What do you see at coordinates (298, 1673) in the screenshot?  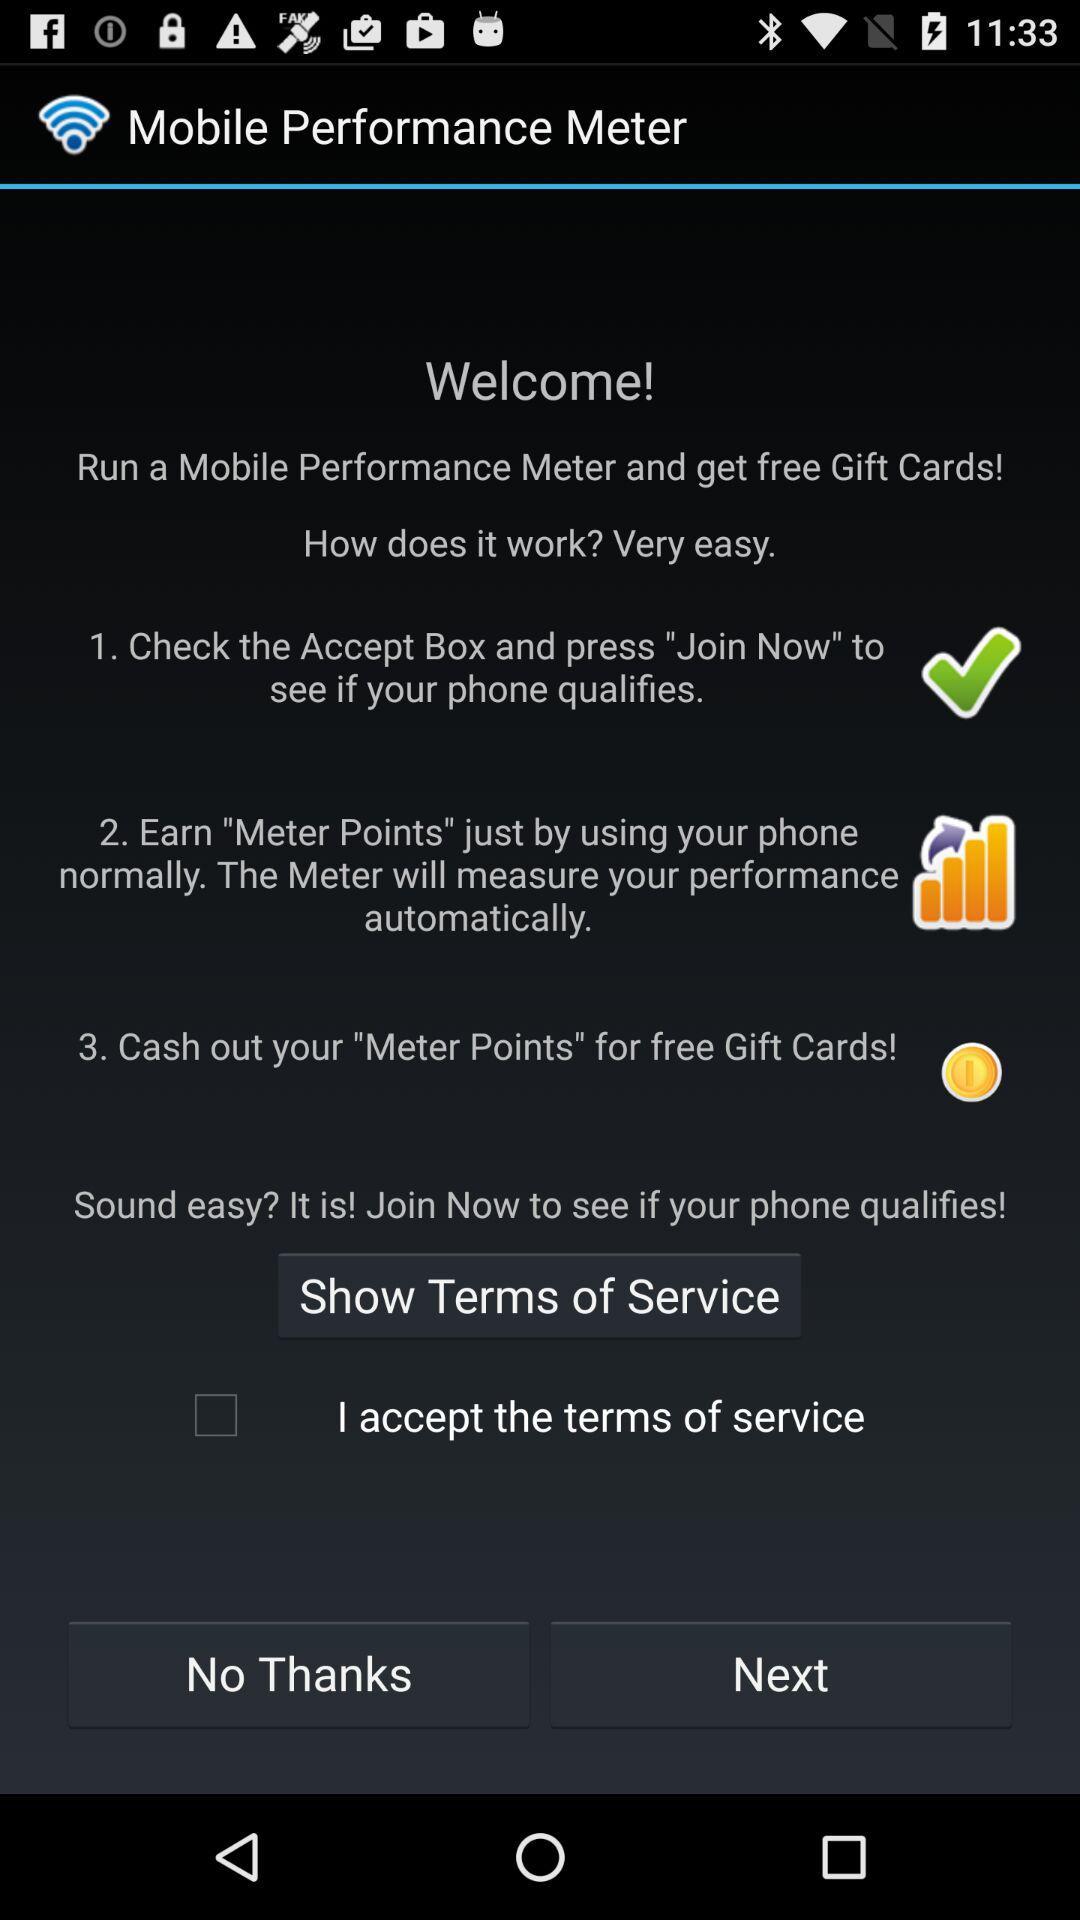 I see `the no thanks` at bounding box center [298, 1673].